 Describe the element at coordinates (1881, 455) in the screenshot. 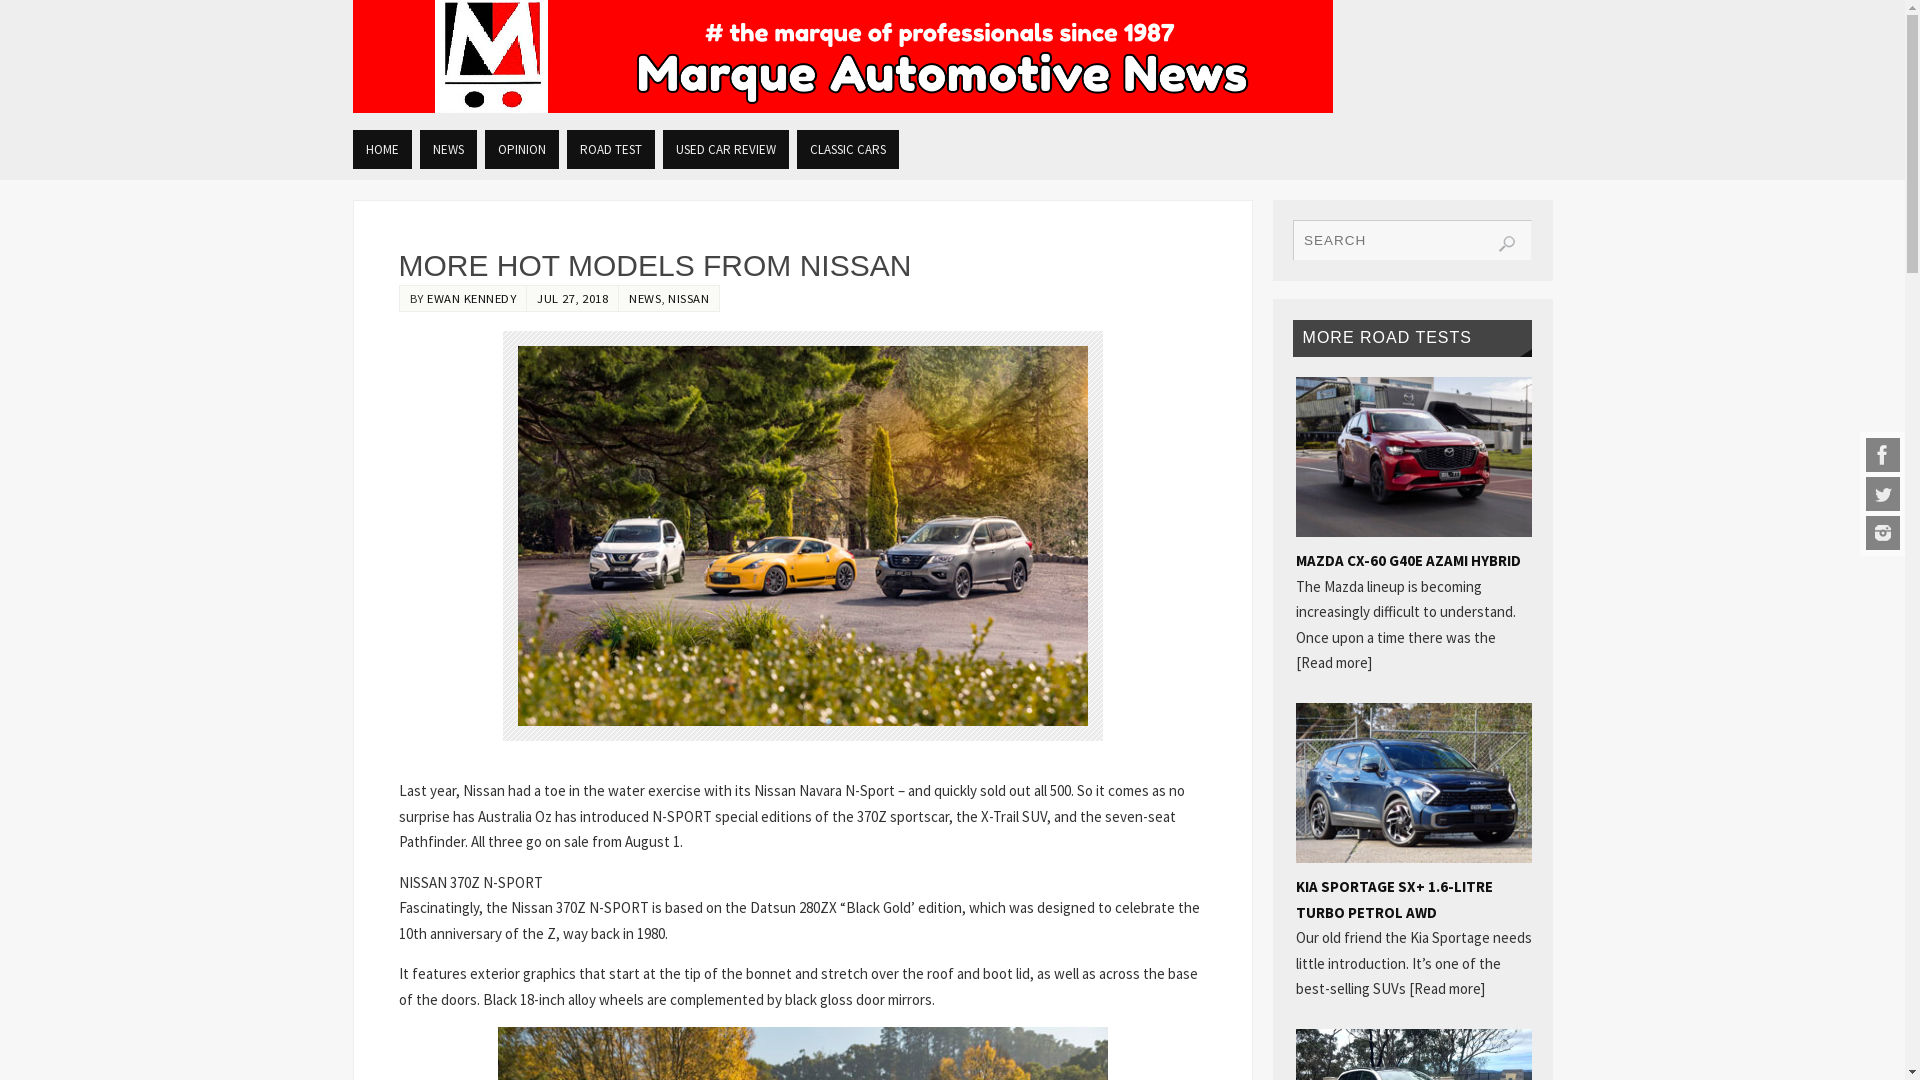

I see `'Facebook'` at that location.